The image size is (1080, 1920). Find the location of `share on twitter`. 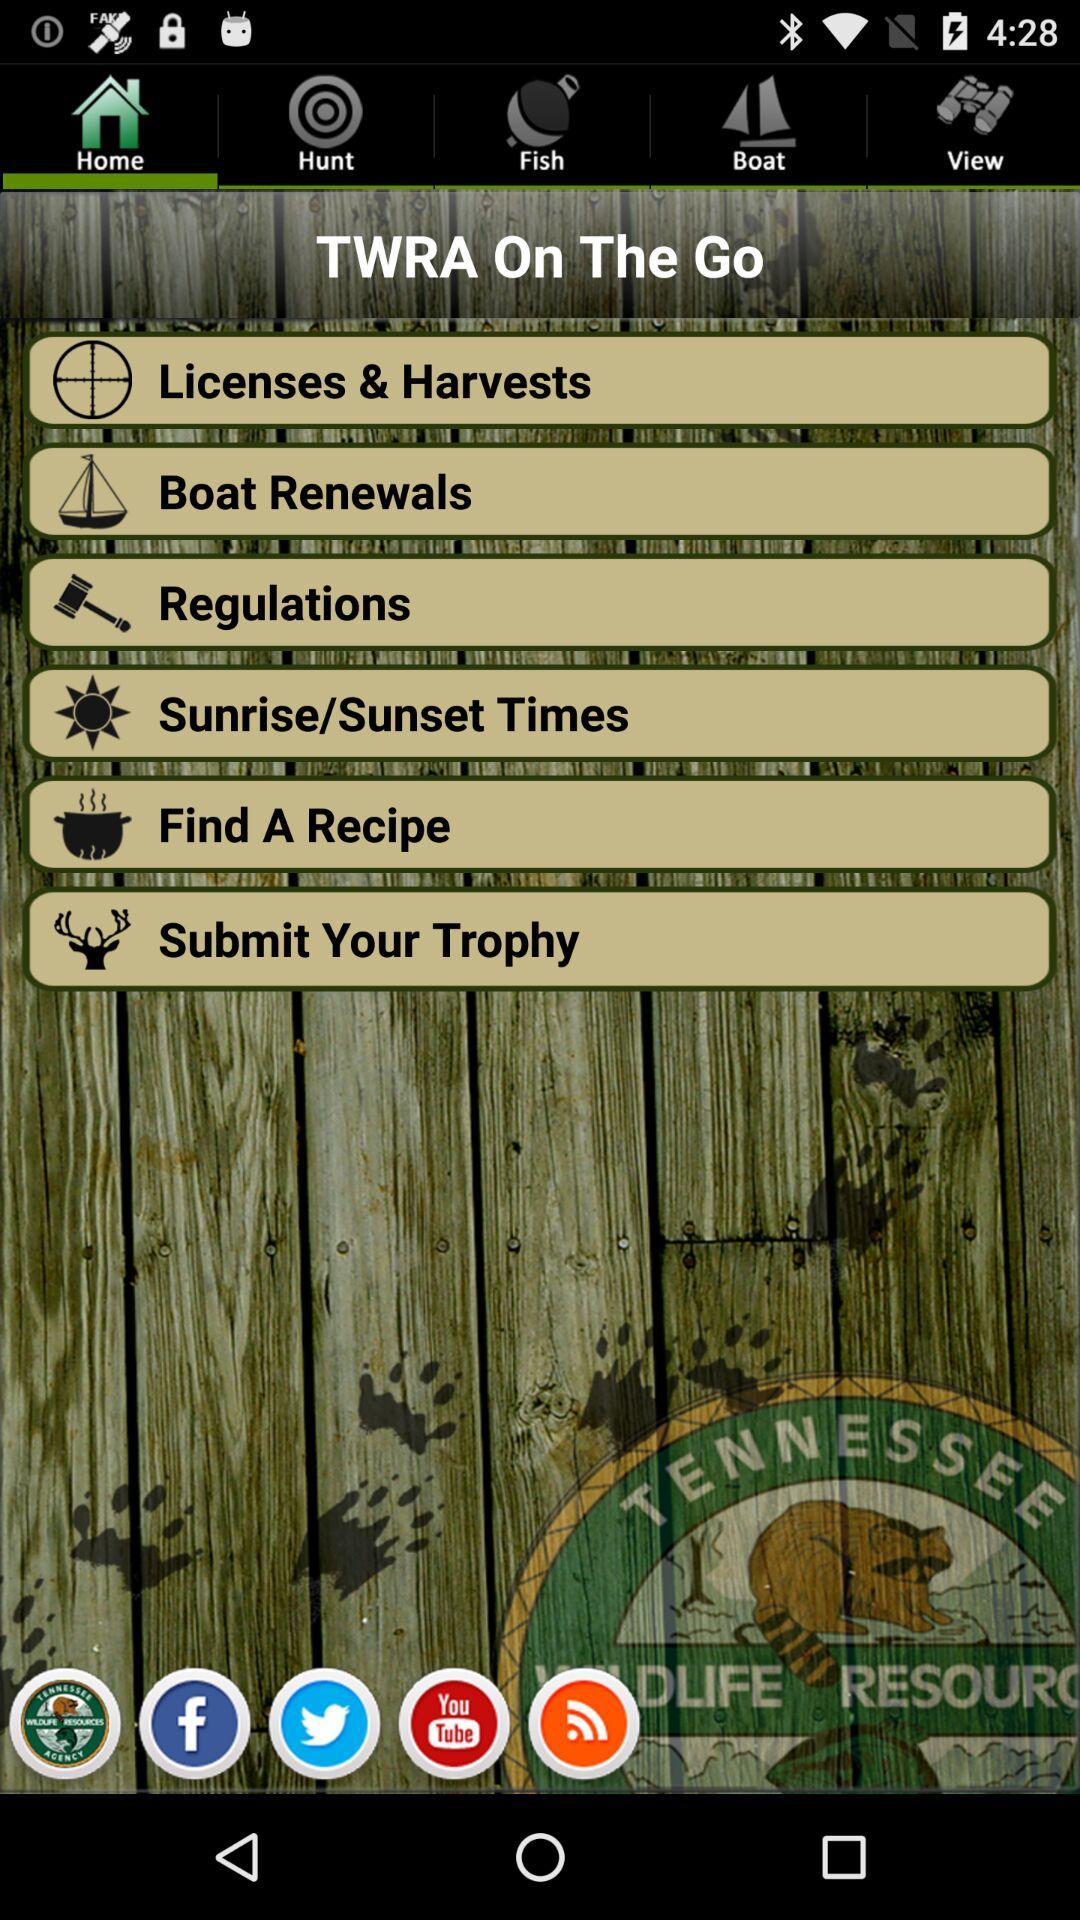

share on twitter is located at coordinates (323, 1728).